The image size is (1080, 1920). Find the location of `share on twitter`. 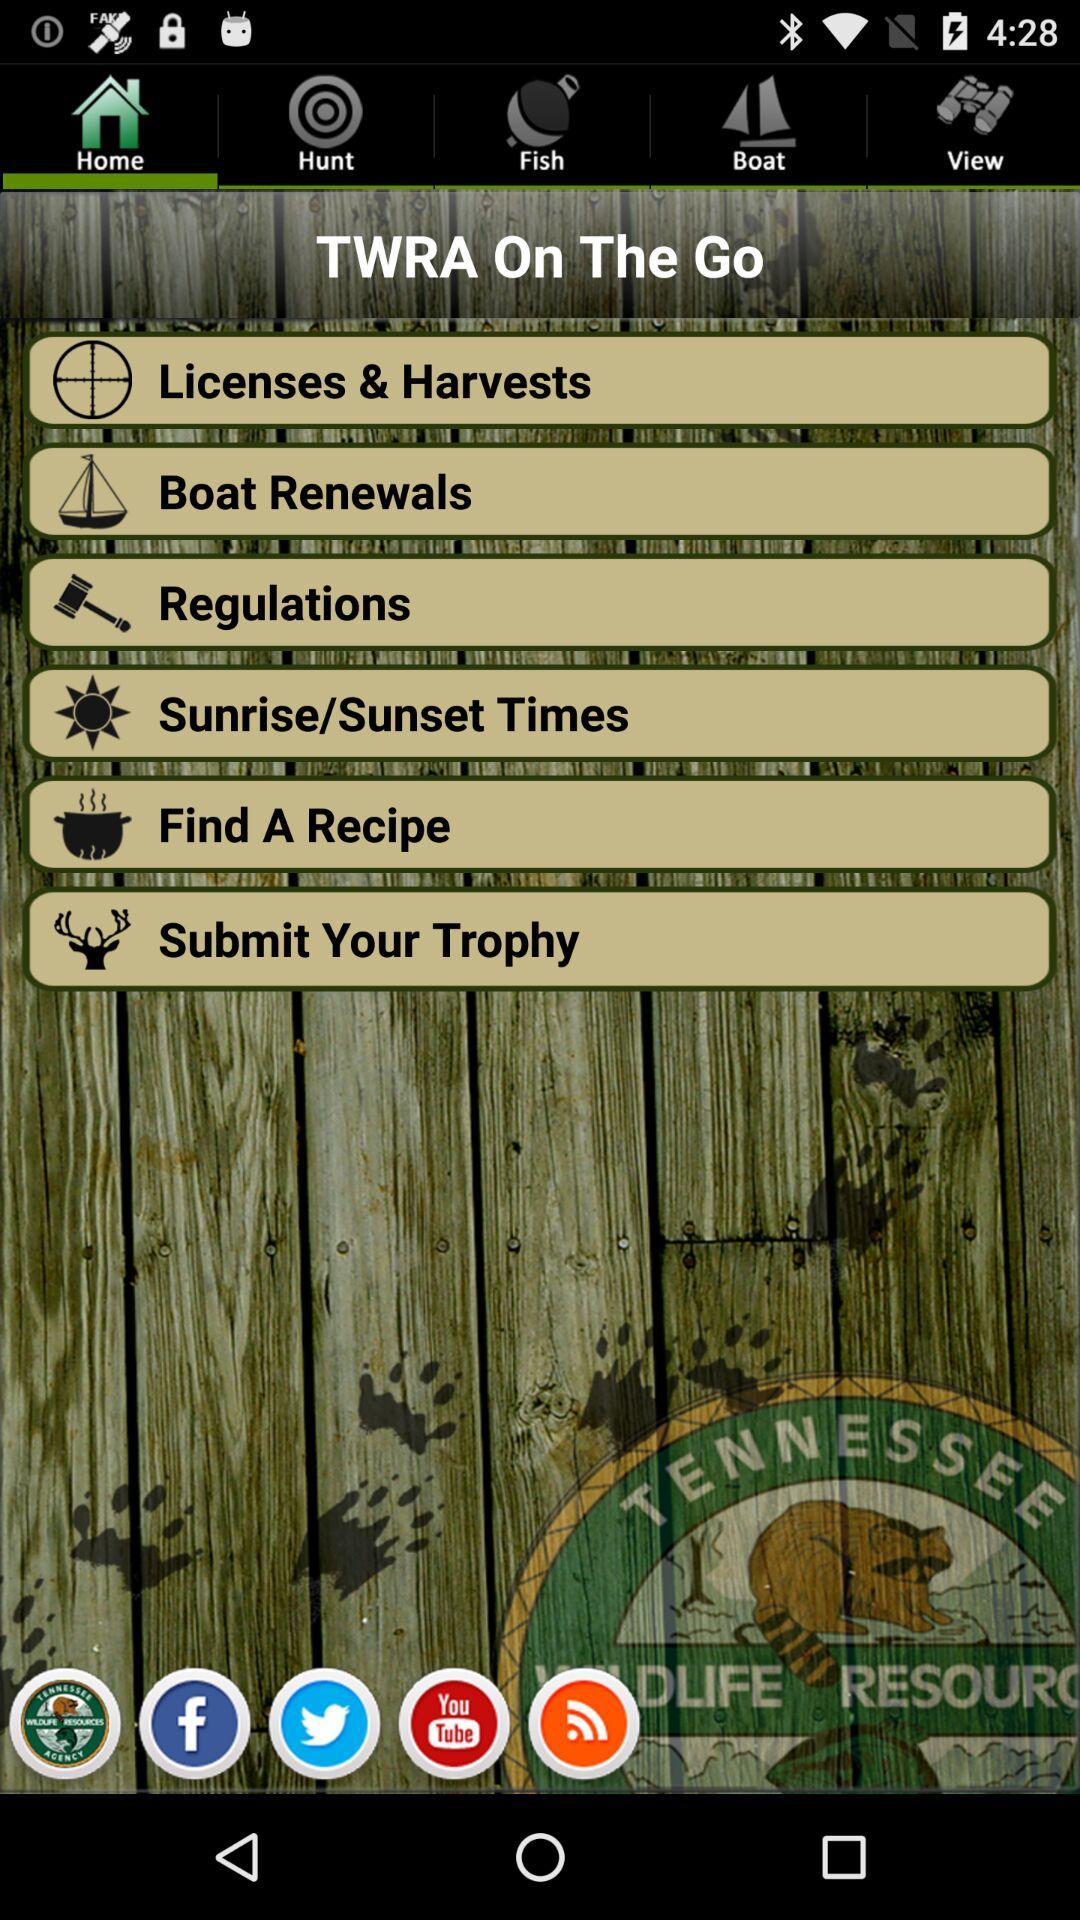

share on twitter is located at coordinates (323, 1728).